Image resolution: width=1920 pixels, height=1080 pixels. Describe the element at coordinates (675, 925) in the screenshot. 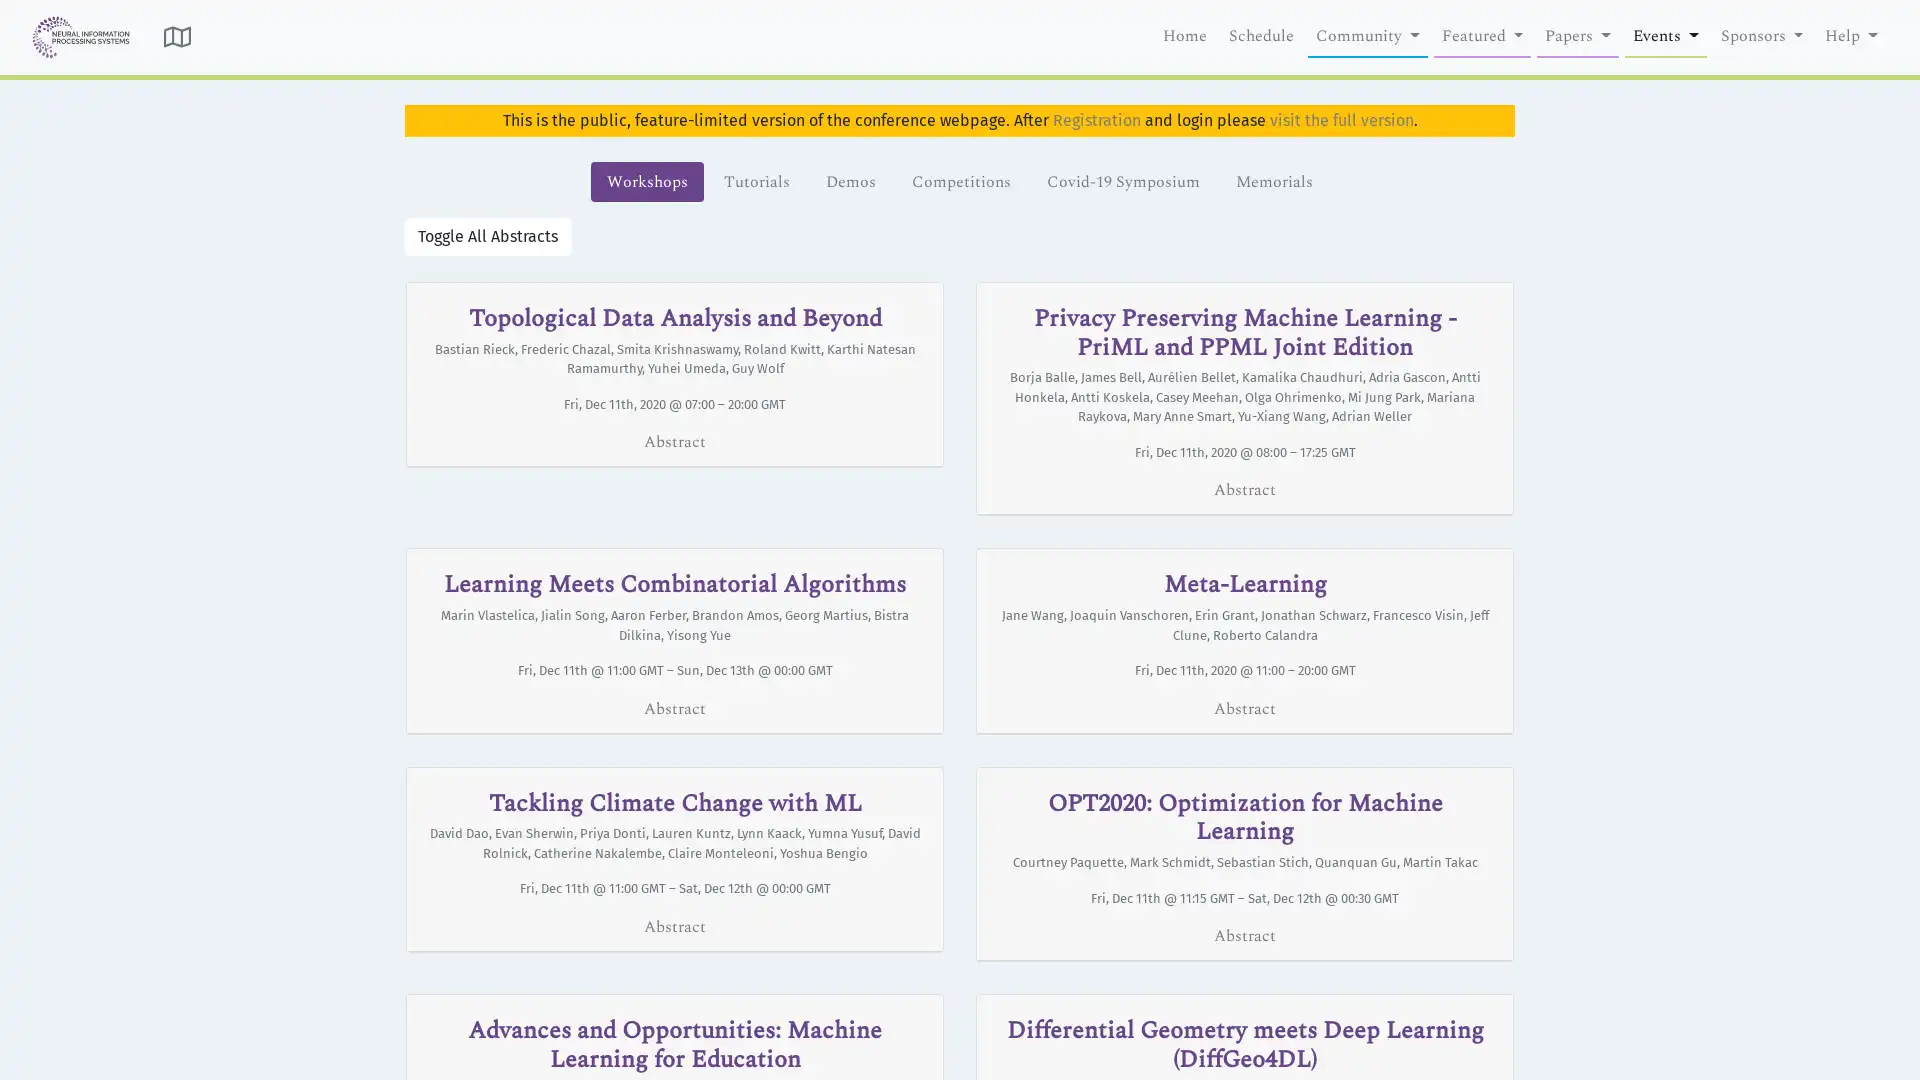

I see `Abstract` at that location.